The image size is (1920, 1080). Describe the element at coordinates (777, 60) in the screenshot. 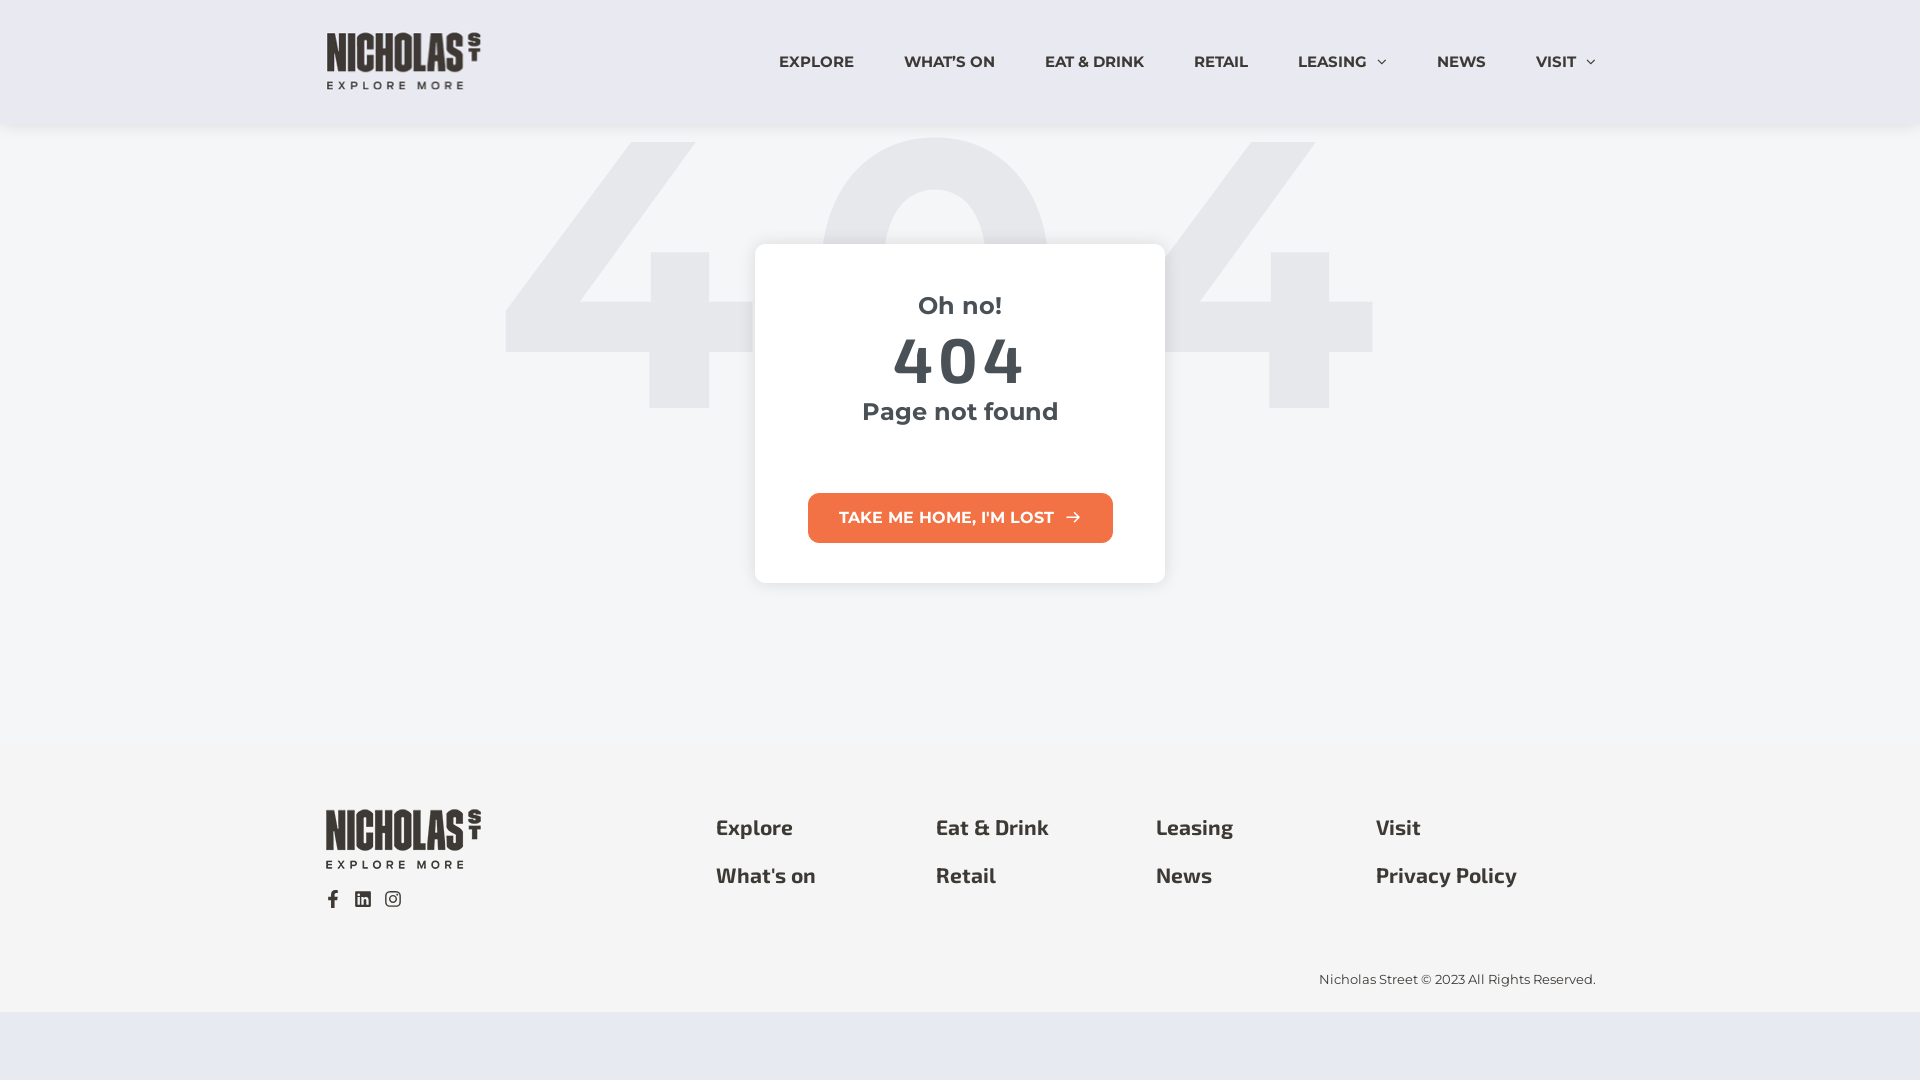

I see `'EXPLORE'` at that location.